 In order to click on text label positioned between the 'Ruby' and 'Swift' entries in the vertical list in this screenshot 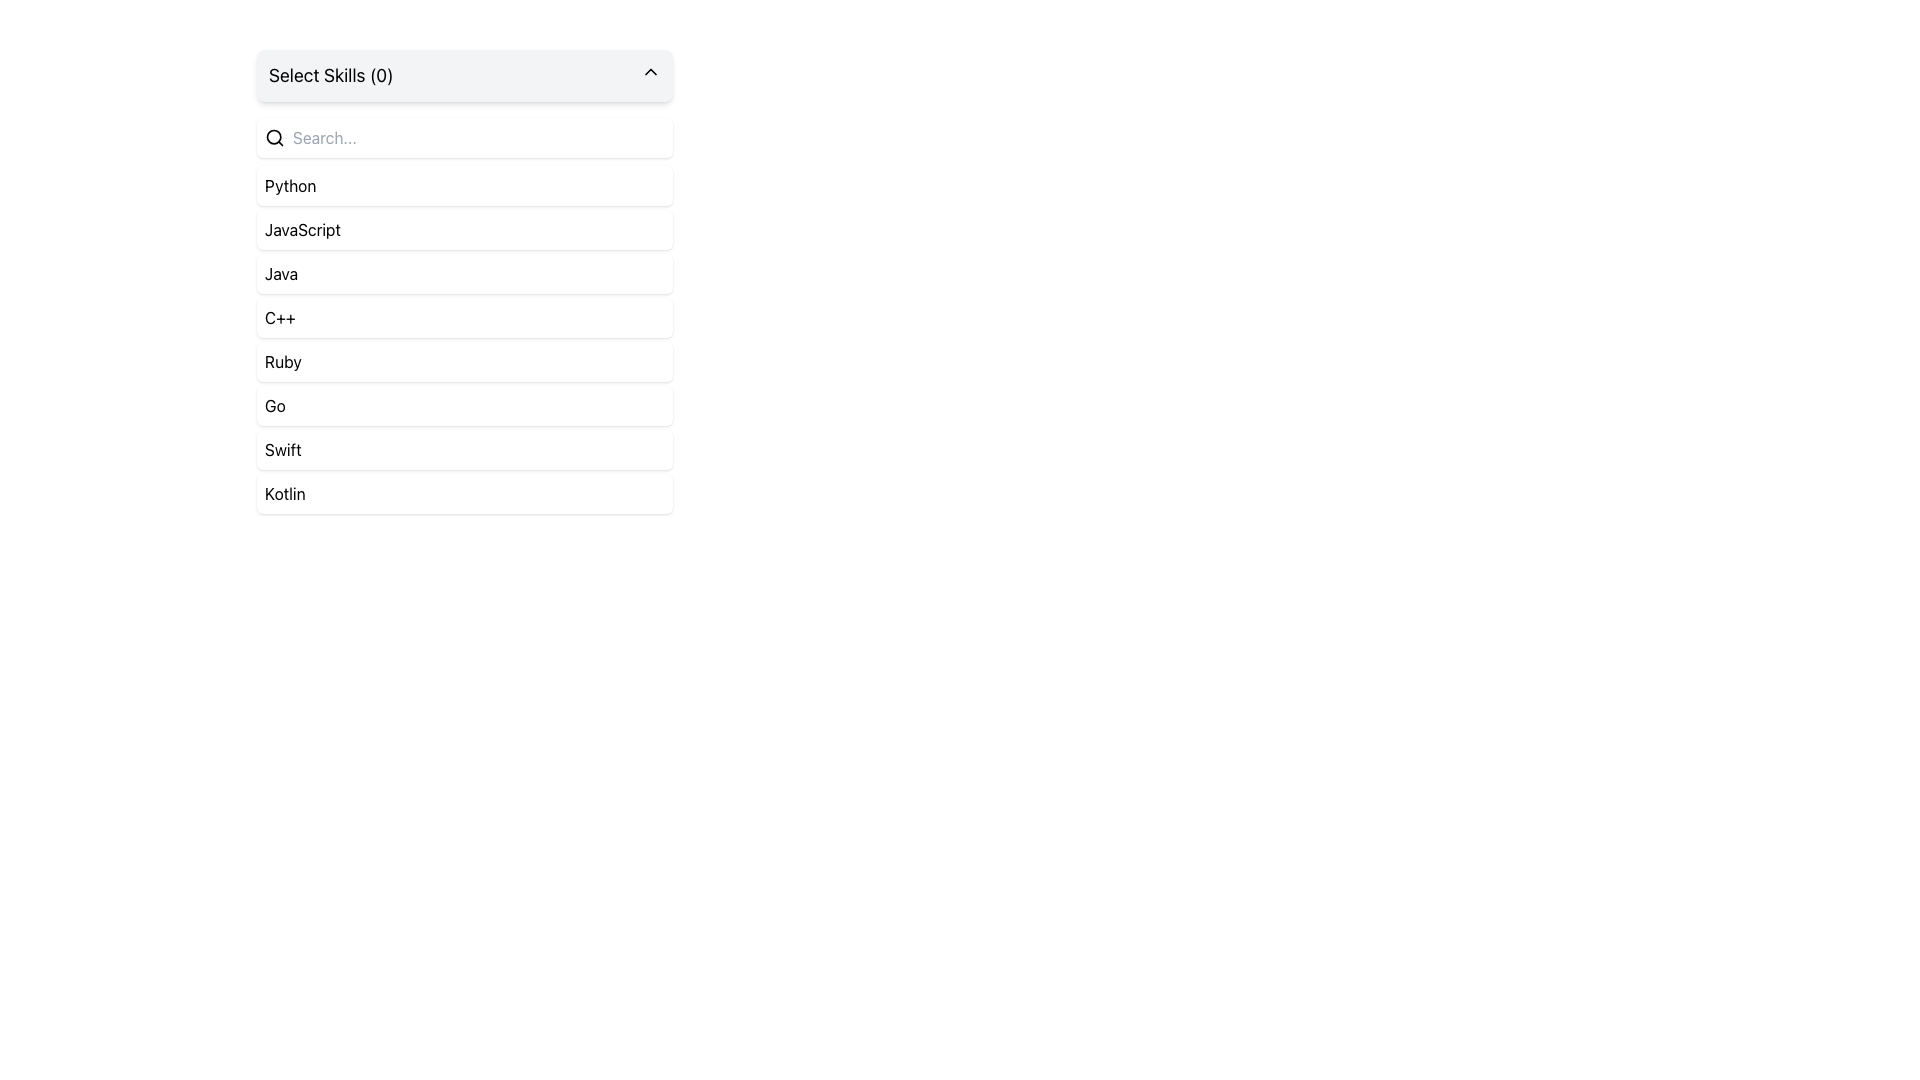, I will do `click(274, 405)`.